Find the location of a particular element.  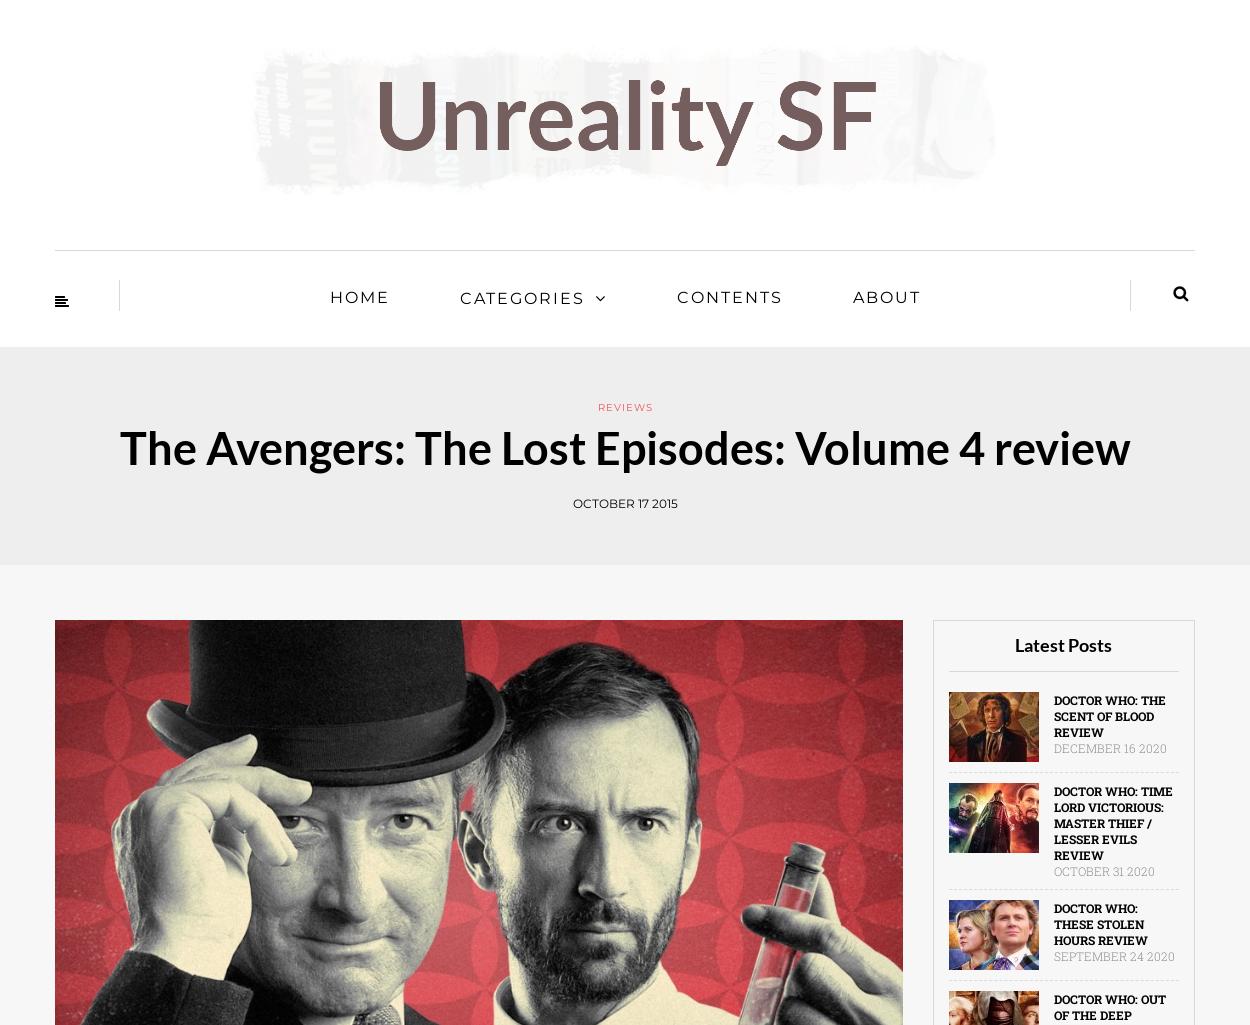

'December 16 2020' is located at coordinates (1108, 748).